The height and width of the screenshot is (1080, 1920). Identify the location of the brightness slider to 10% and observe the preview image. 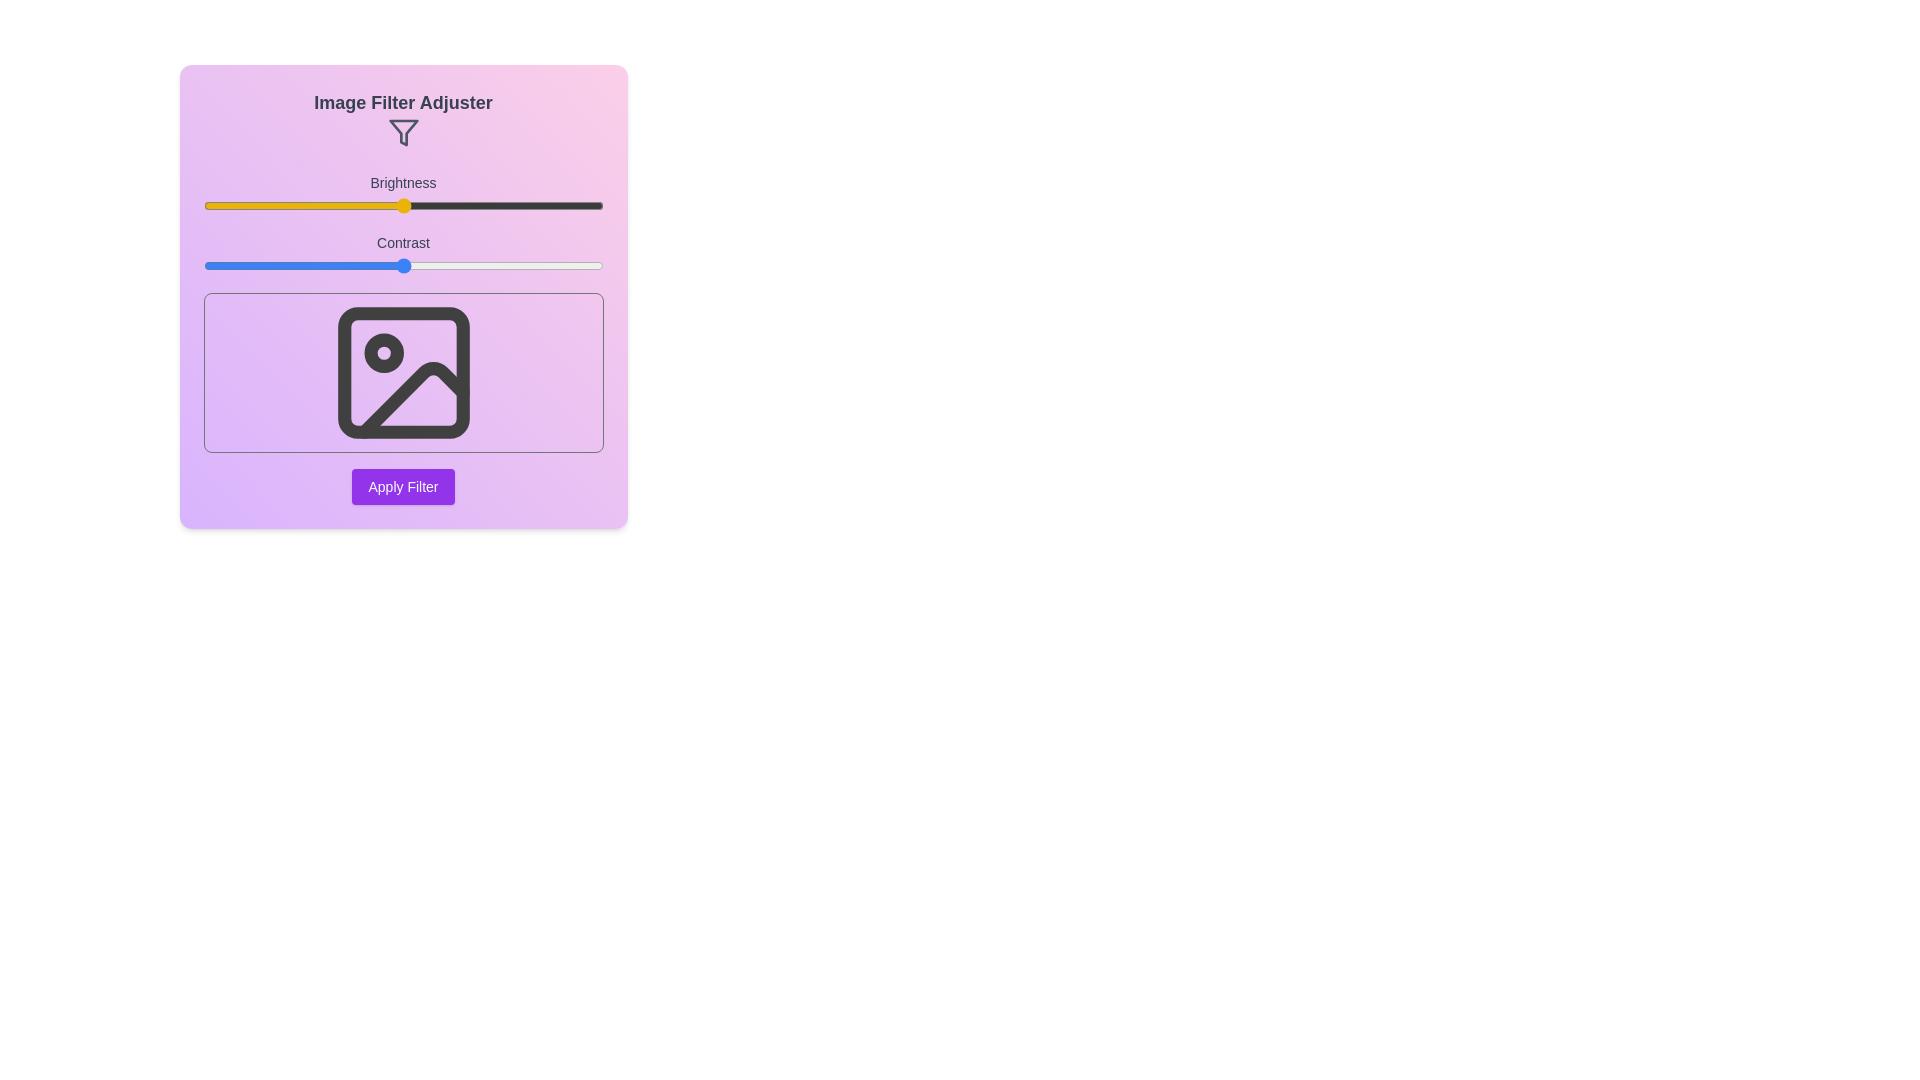
(242, 205).